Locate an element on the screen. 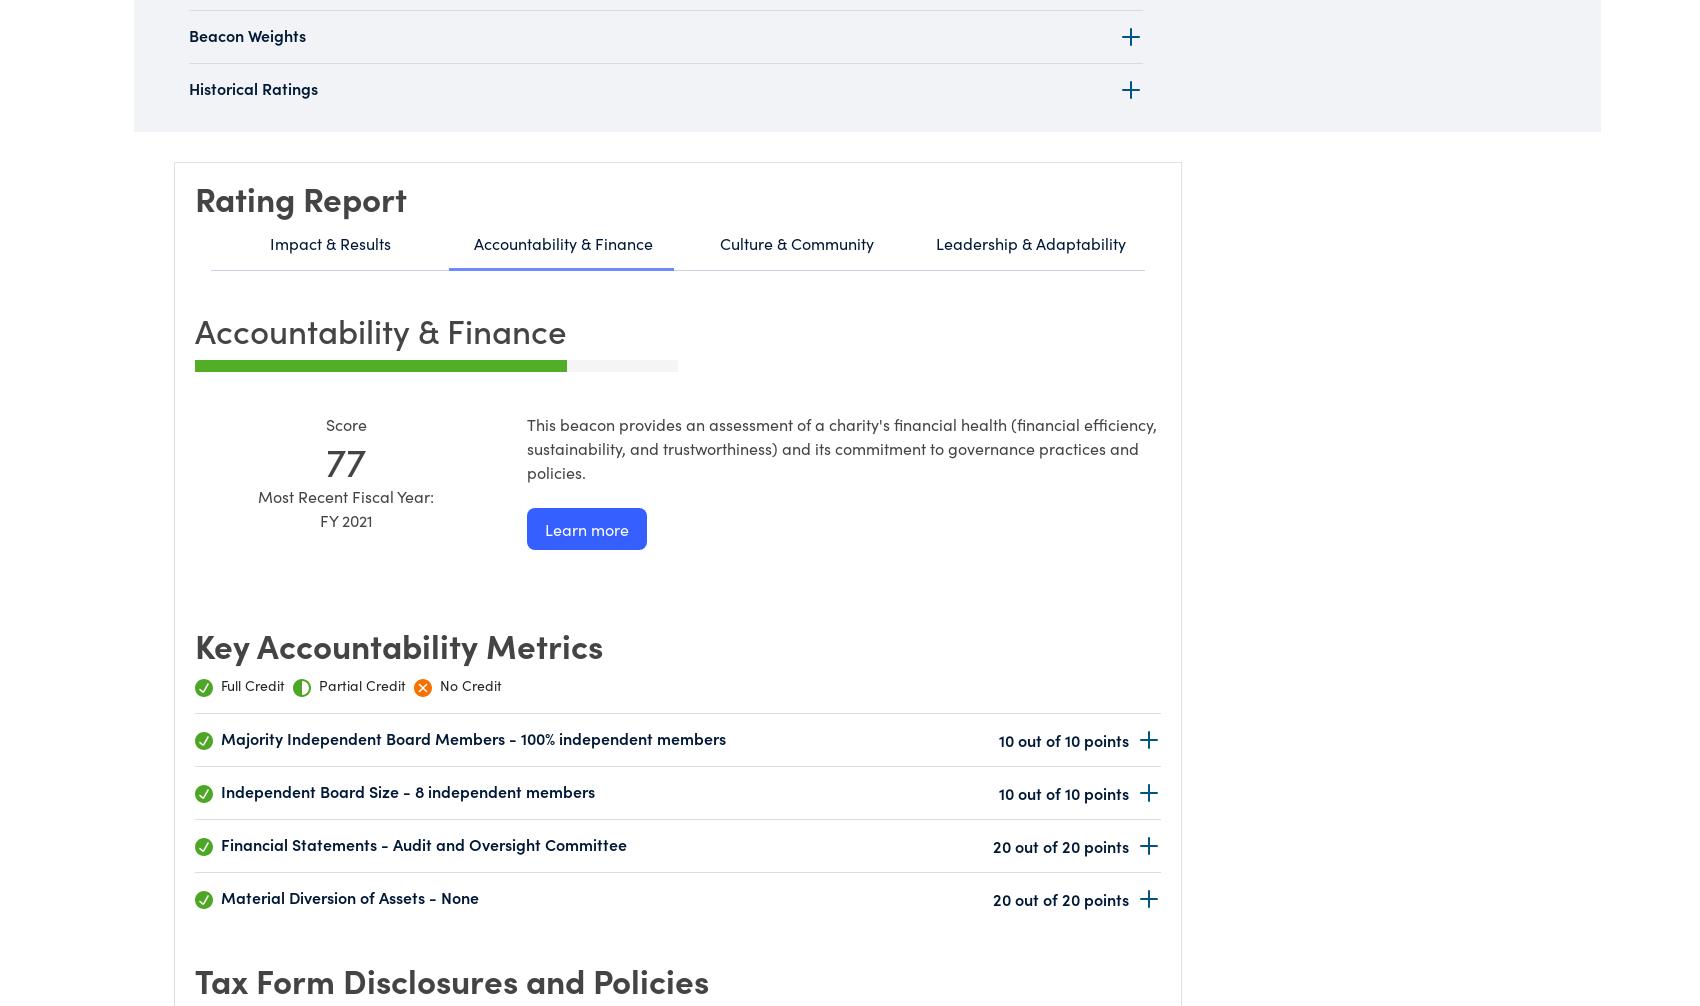 The image size is (1700, 1006). 'Majority Independent Board Members - 100% independent members' is located at coordinates (221, 736).